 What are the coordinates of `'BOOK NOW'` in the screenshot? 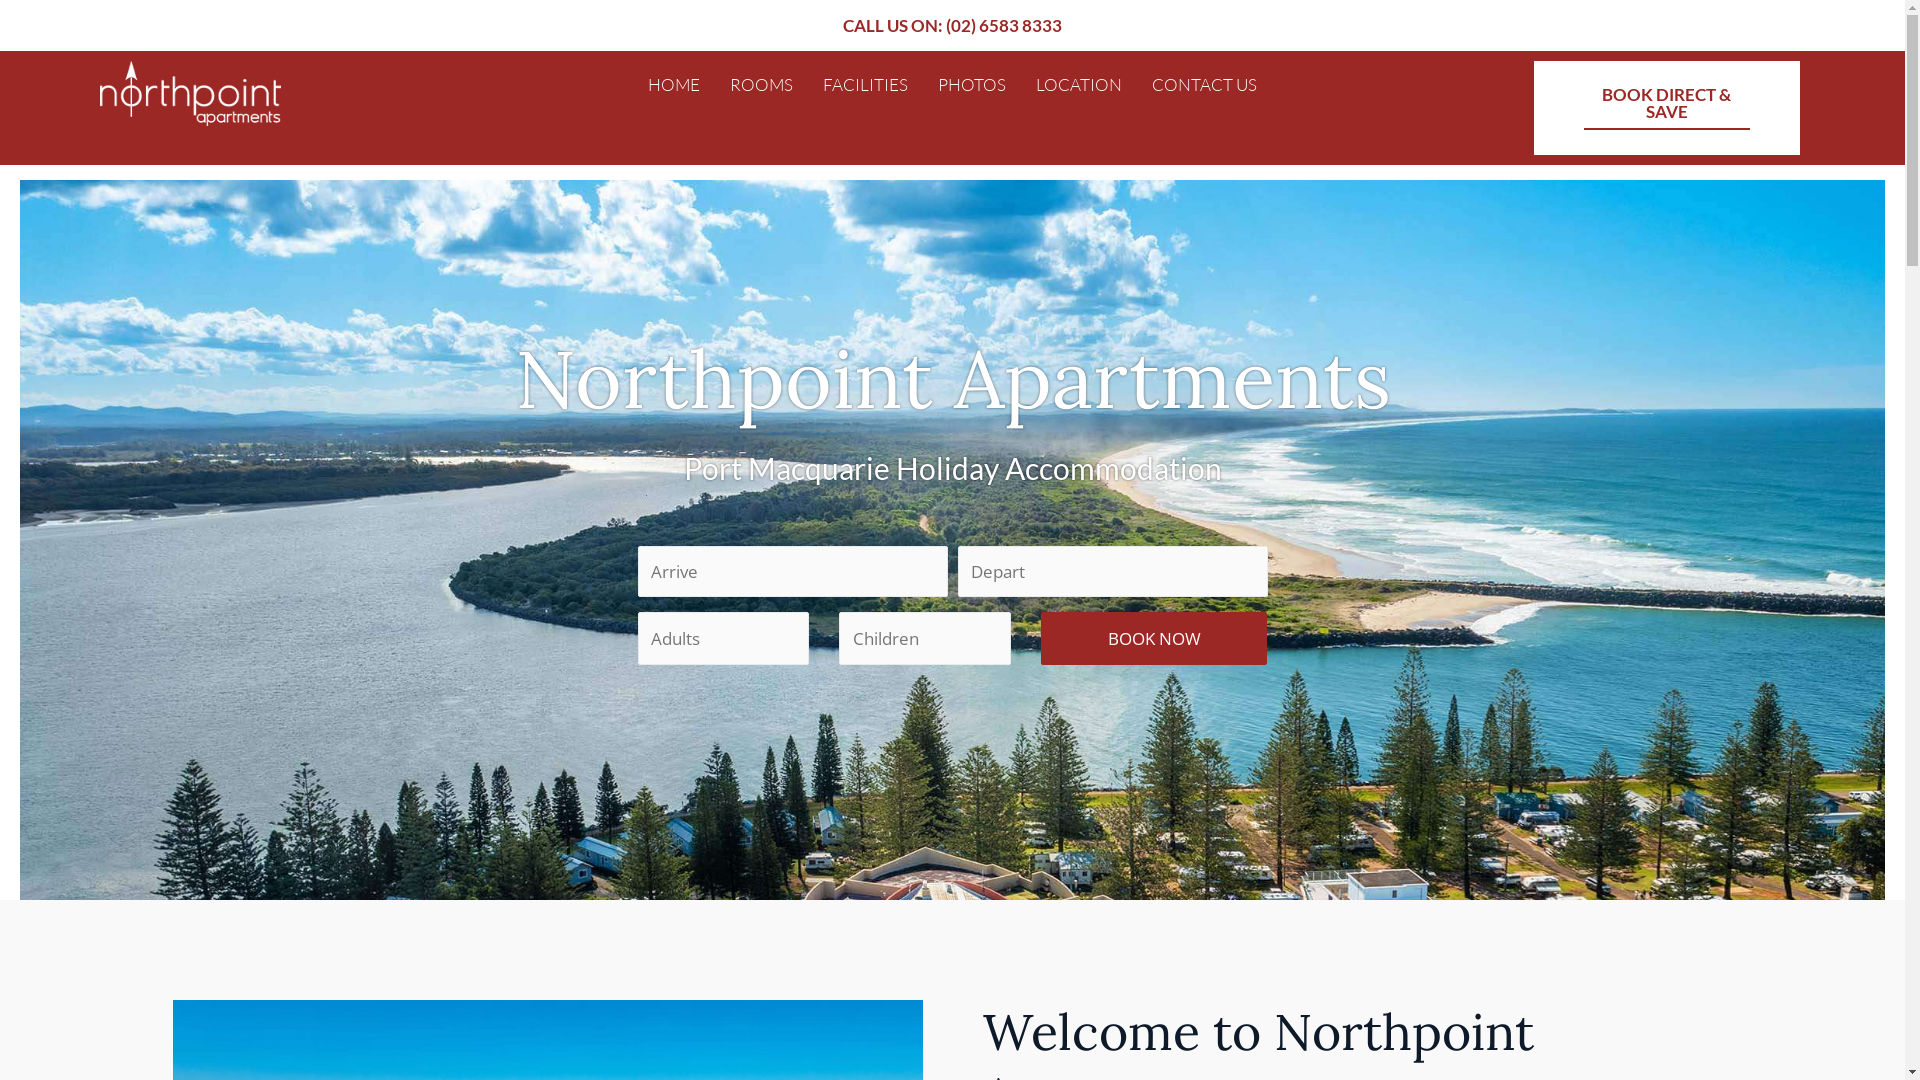 It's located at (1153, 639).